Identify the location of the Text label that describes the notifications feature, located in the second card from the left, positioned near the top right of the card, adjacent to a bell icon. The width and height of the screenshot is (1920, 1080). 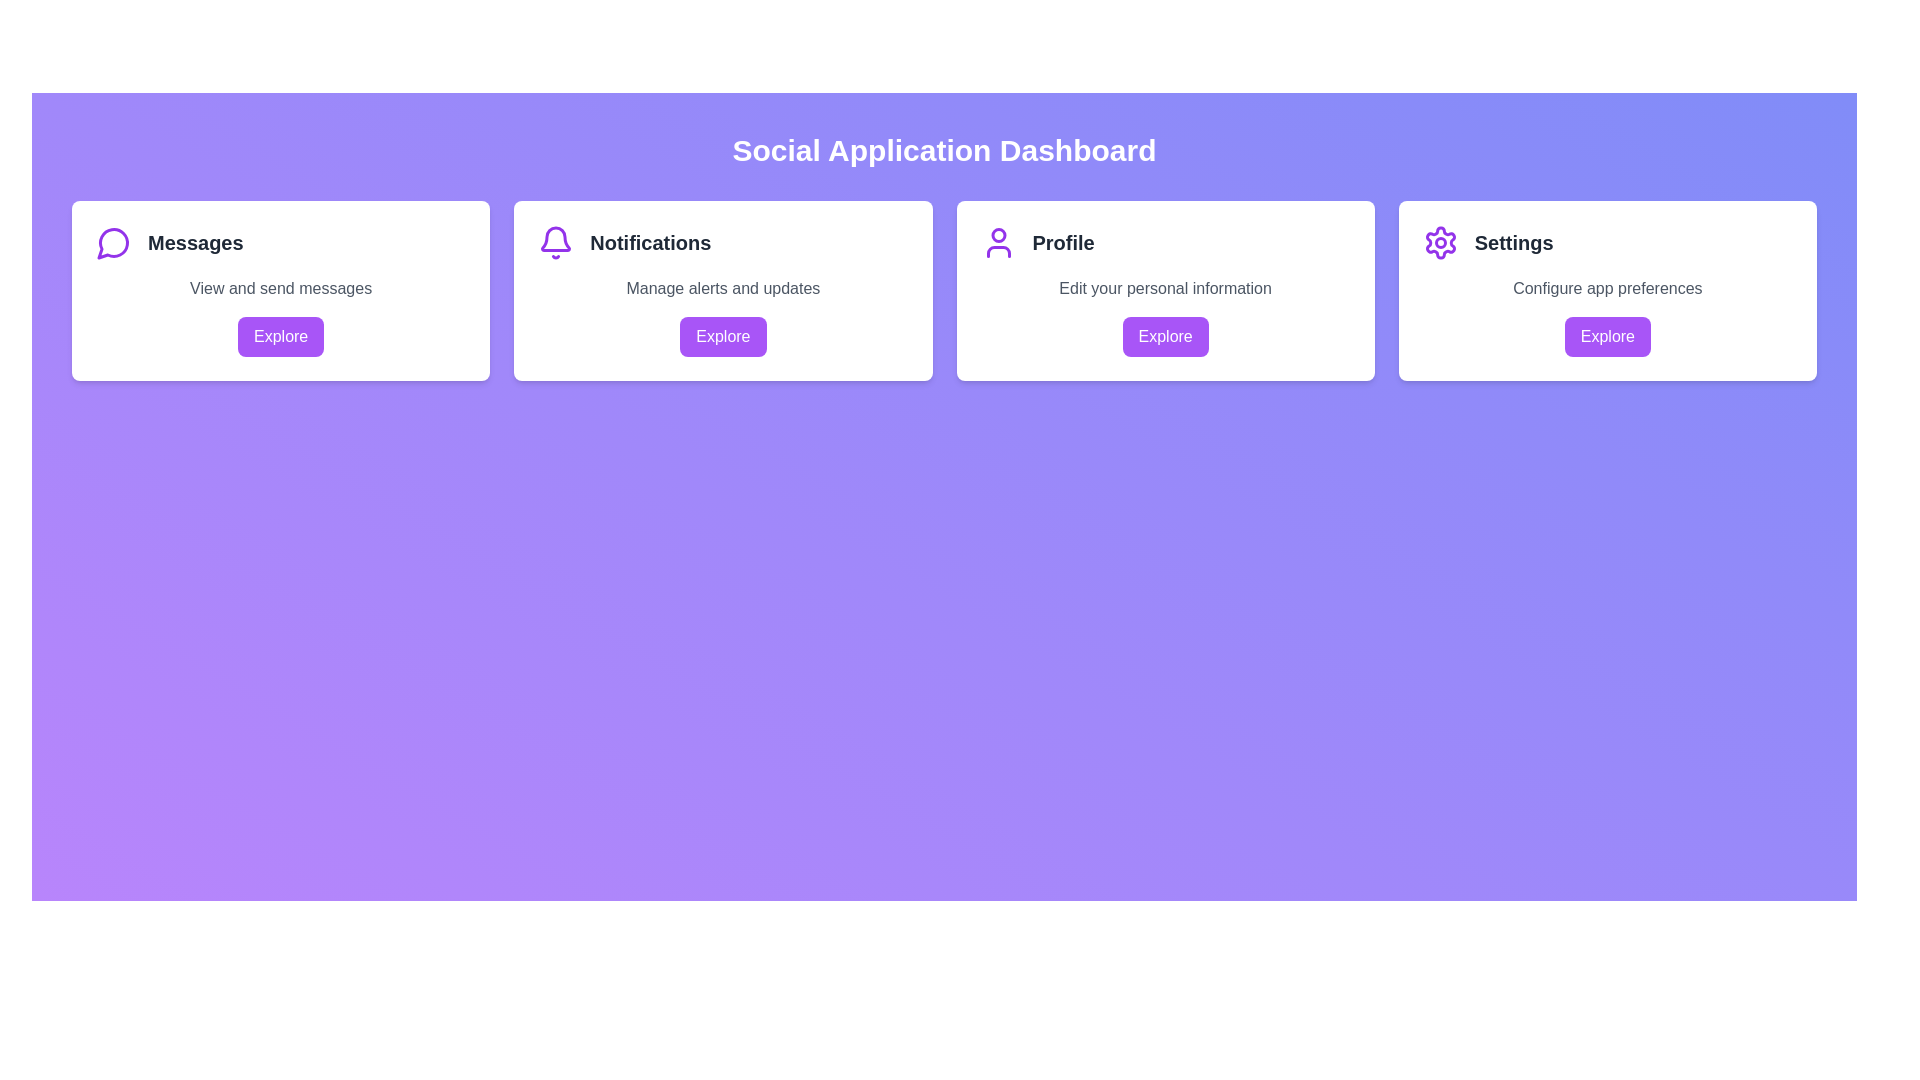
(650, 242).